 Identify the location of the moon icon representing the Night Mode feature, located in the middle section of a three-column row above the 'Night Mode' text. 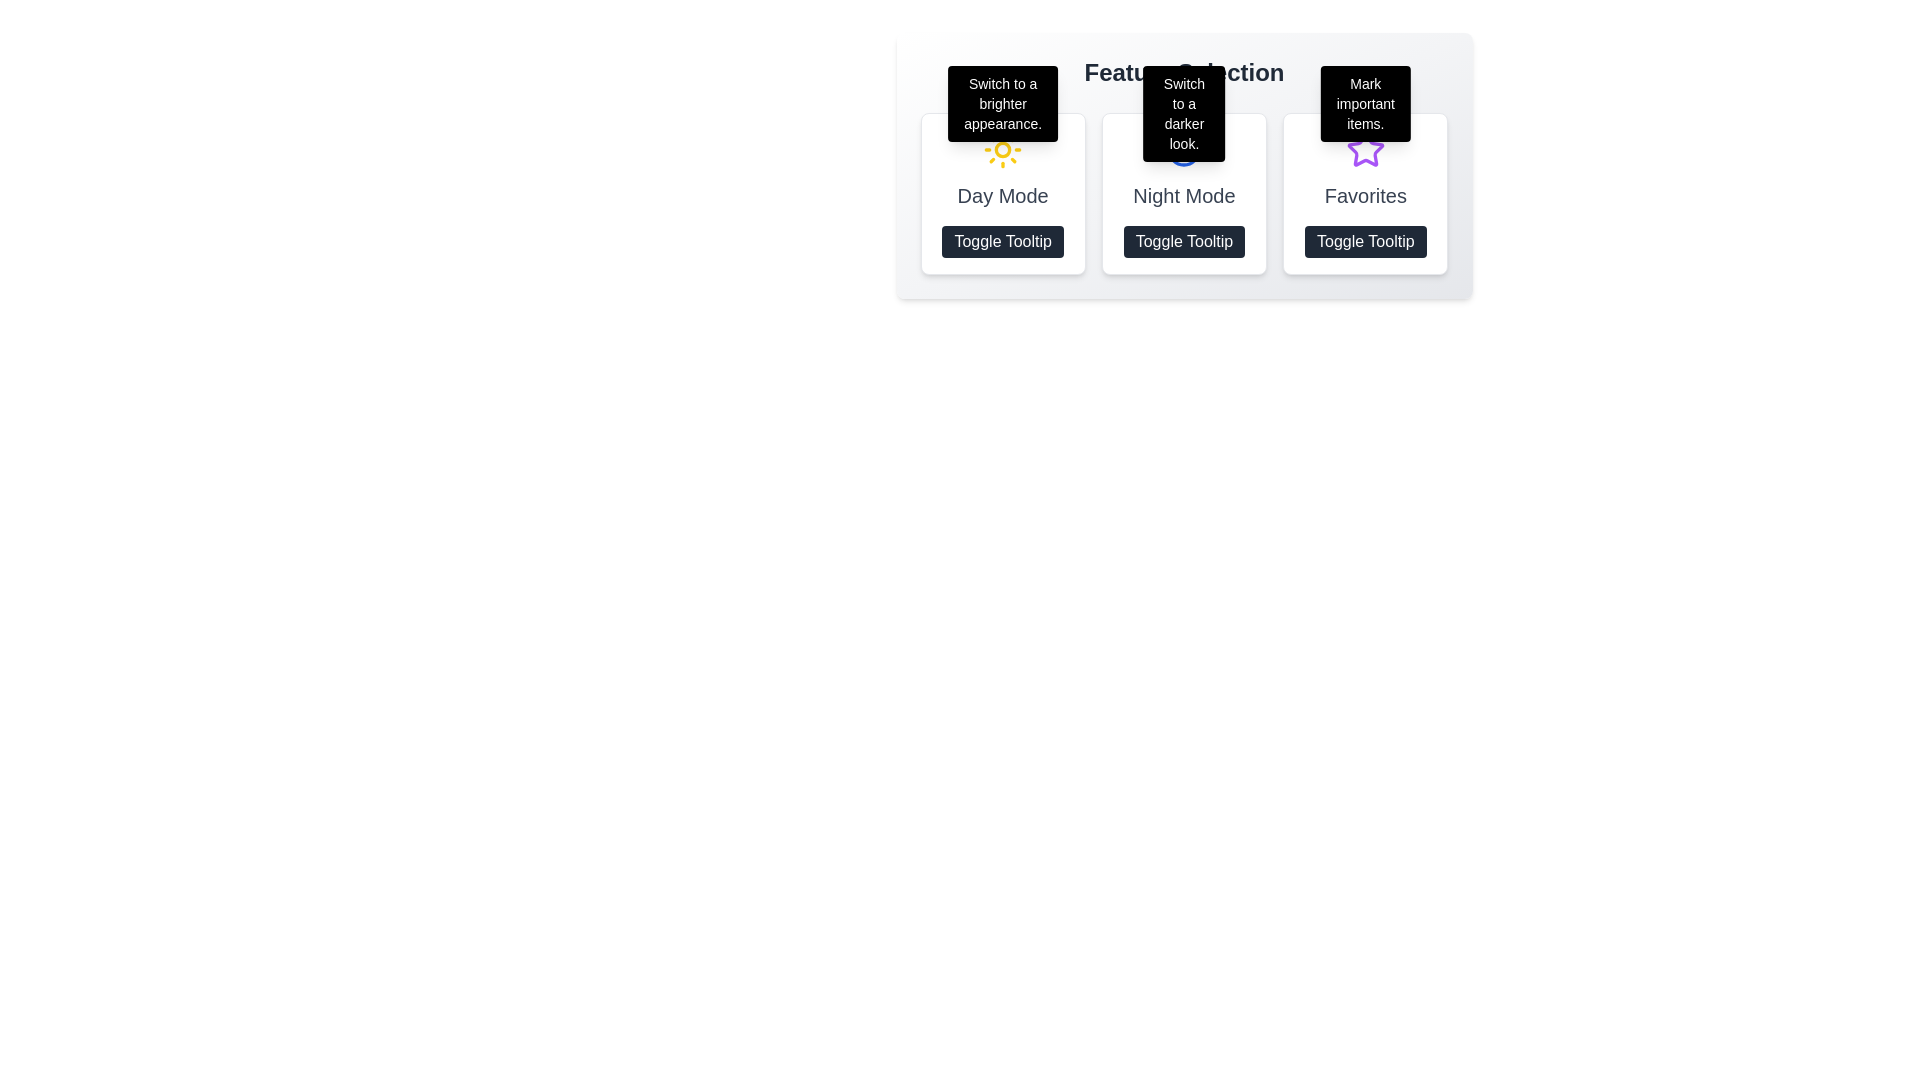
(1184, 149).